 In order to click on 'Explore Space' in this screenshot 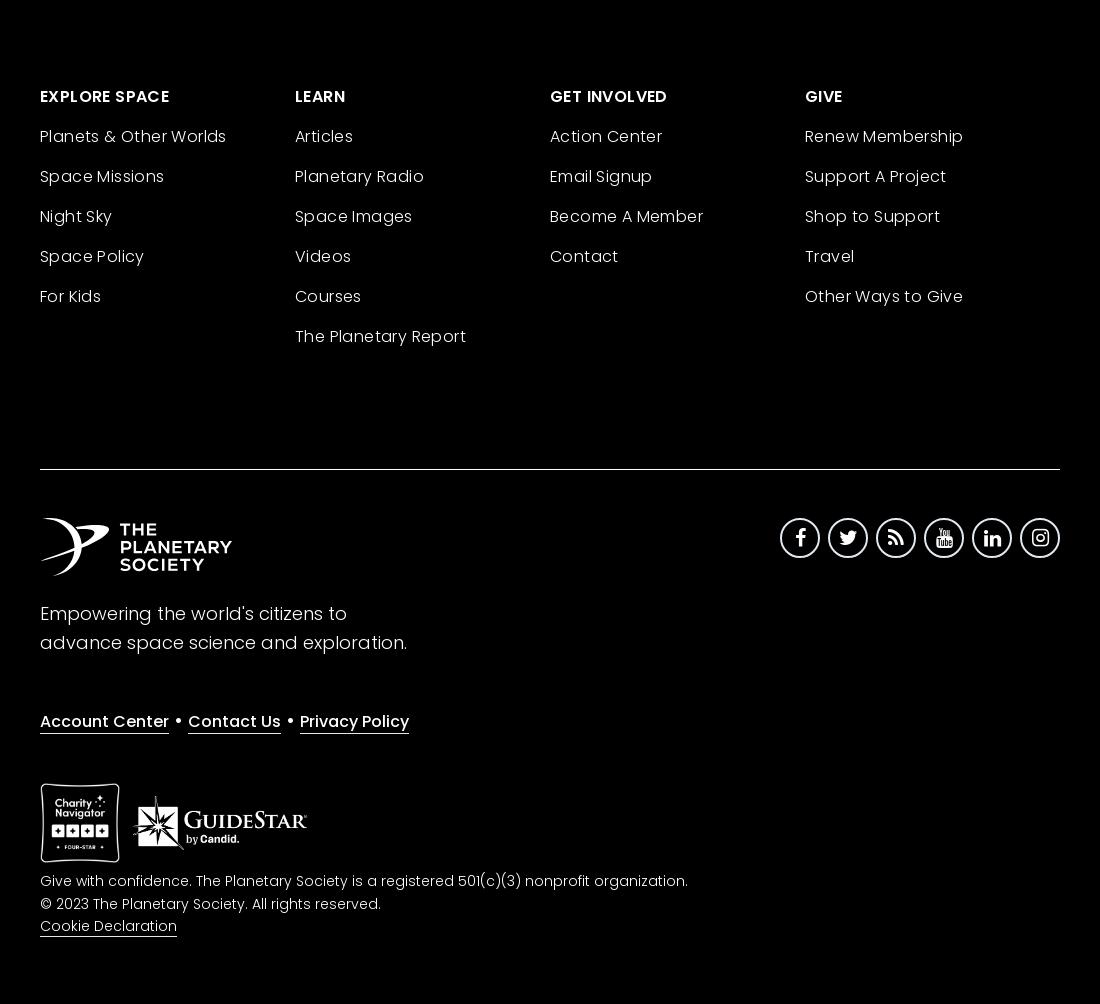, I will do `click(104, 95)`.